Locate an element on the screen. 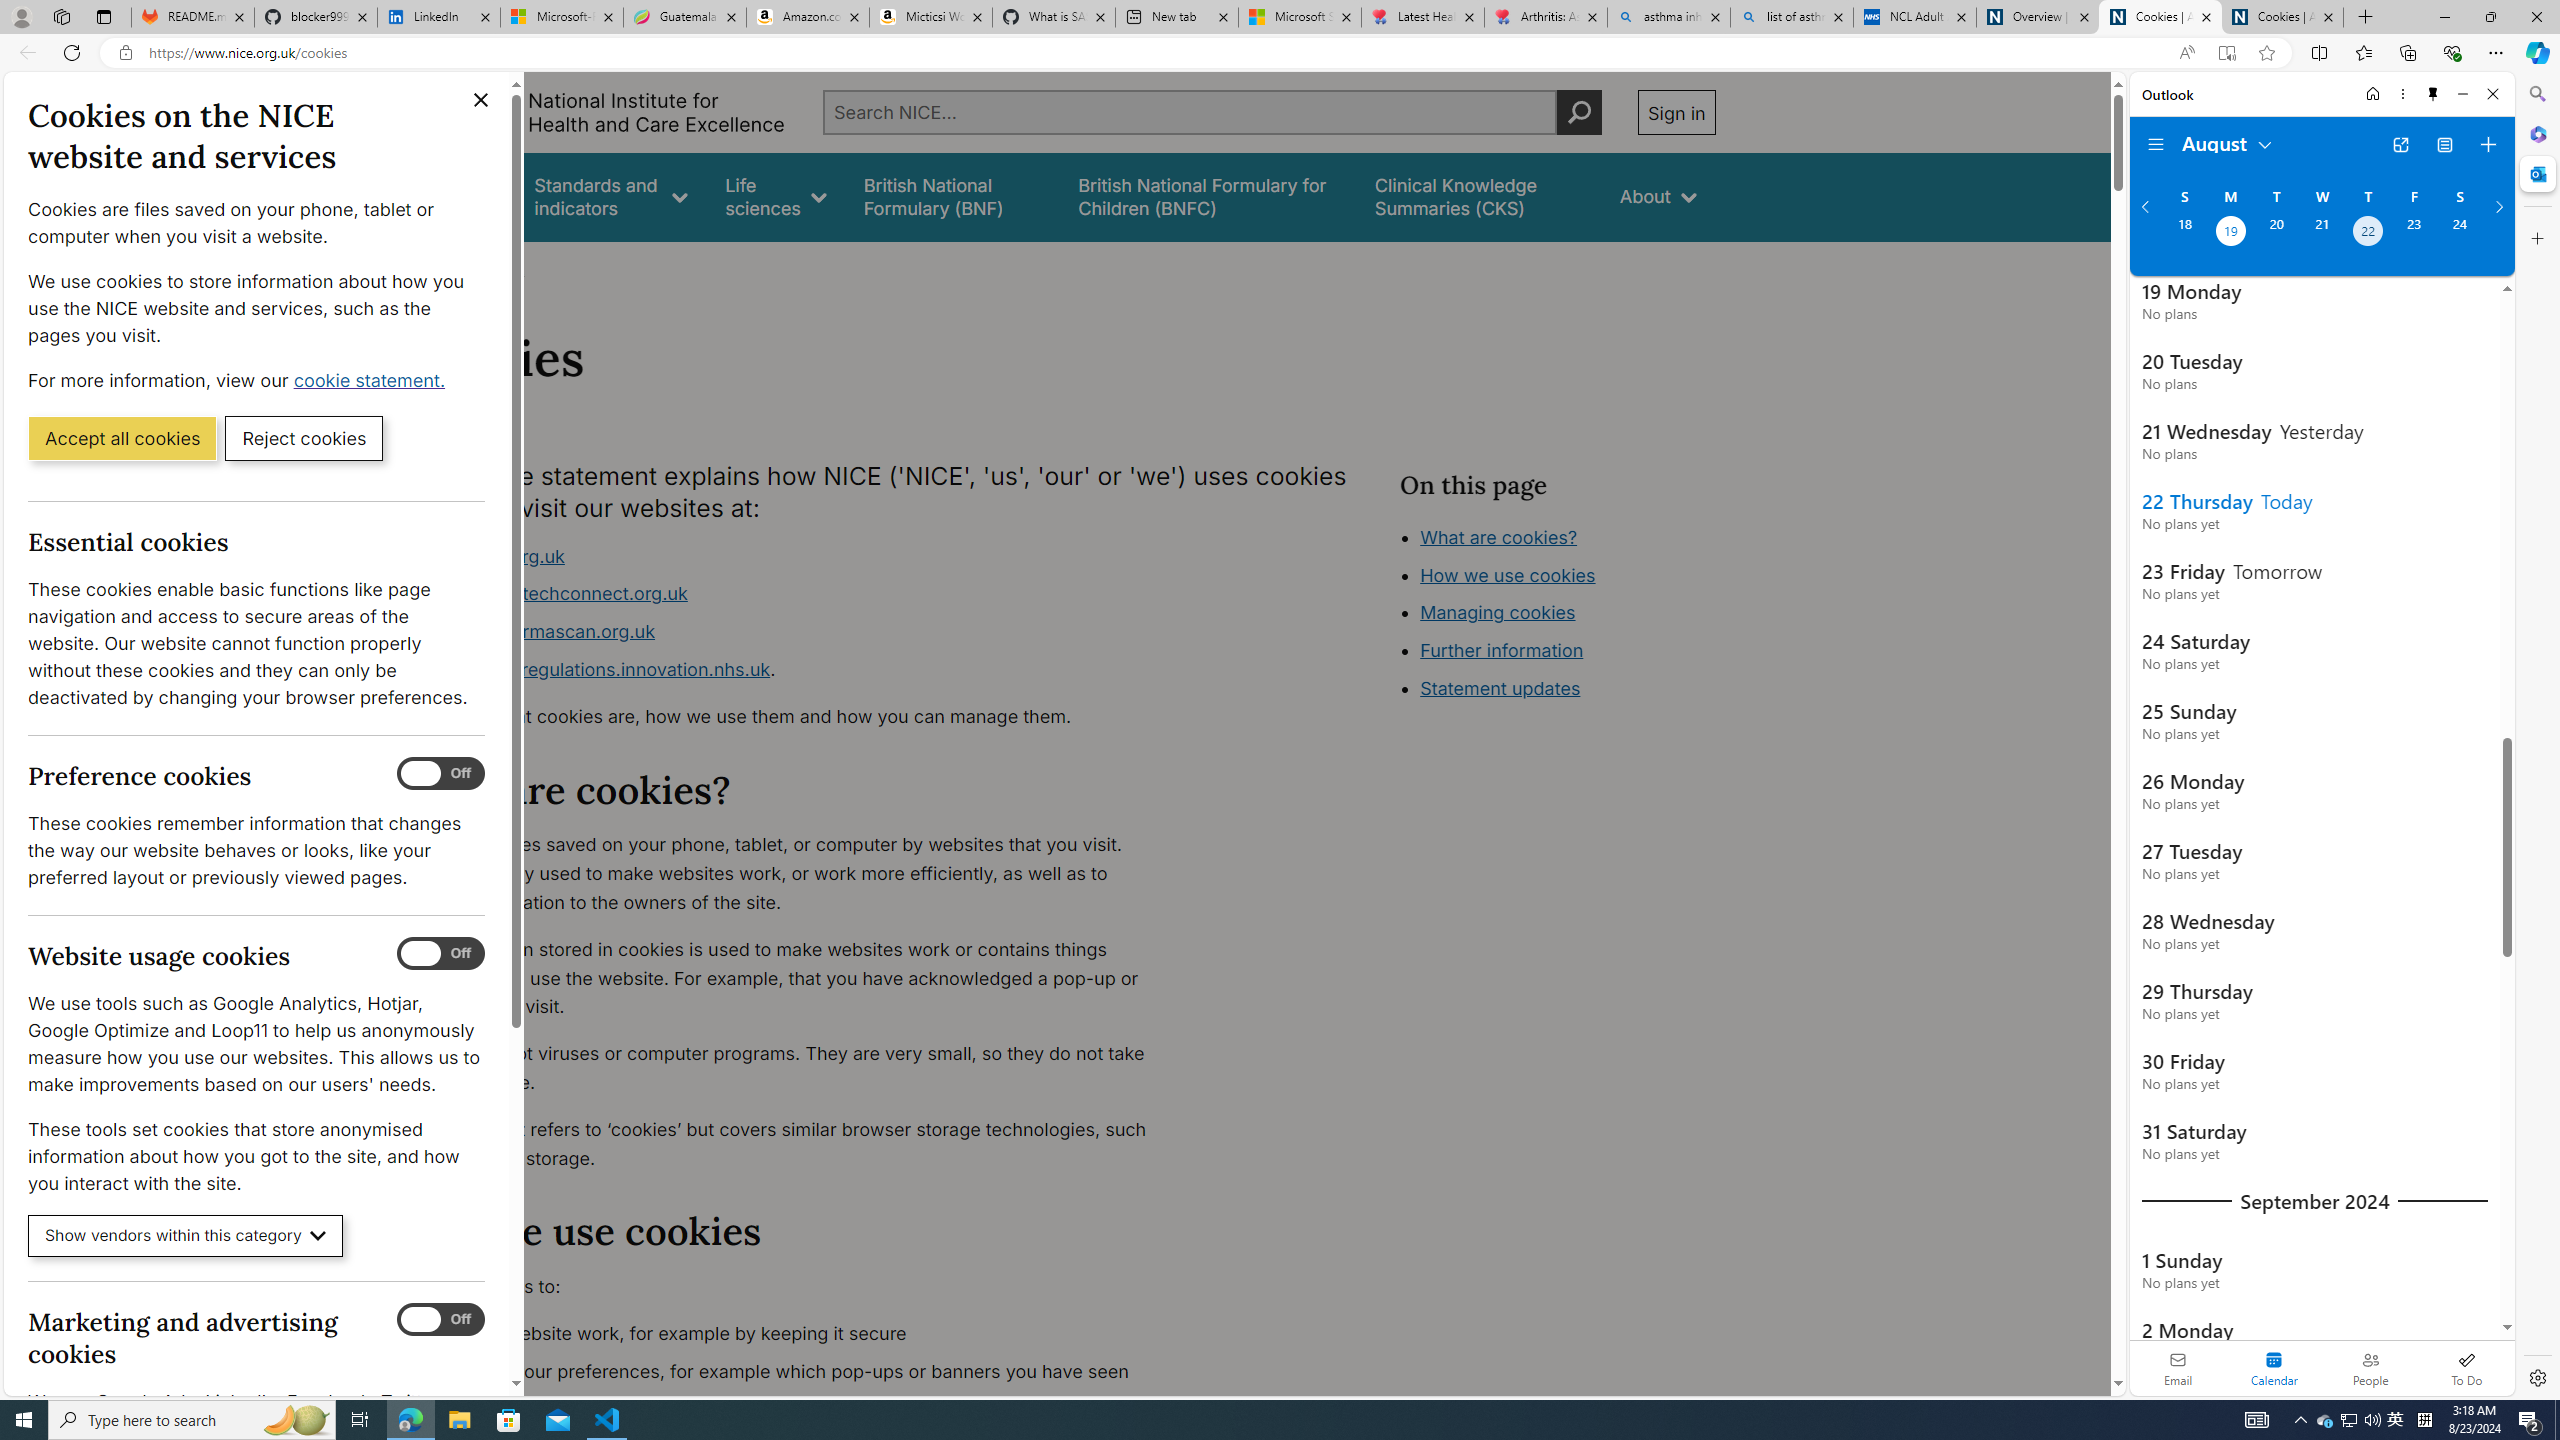 This screenshot has height=1440, width=2560. 'How we use cookies' is located at coordinates (1507, 574).